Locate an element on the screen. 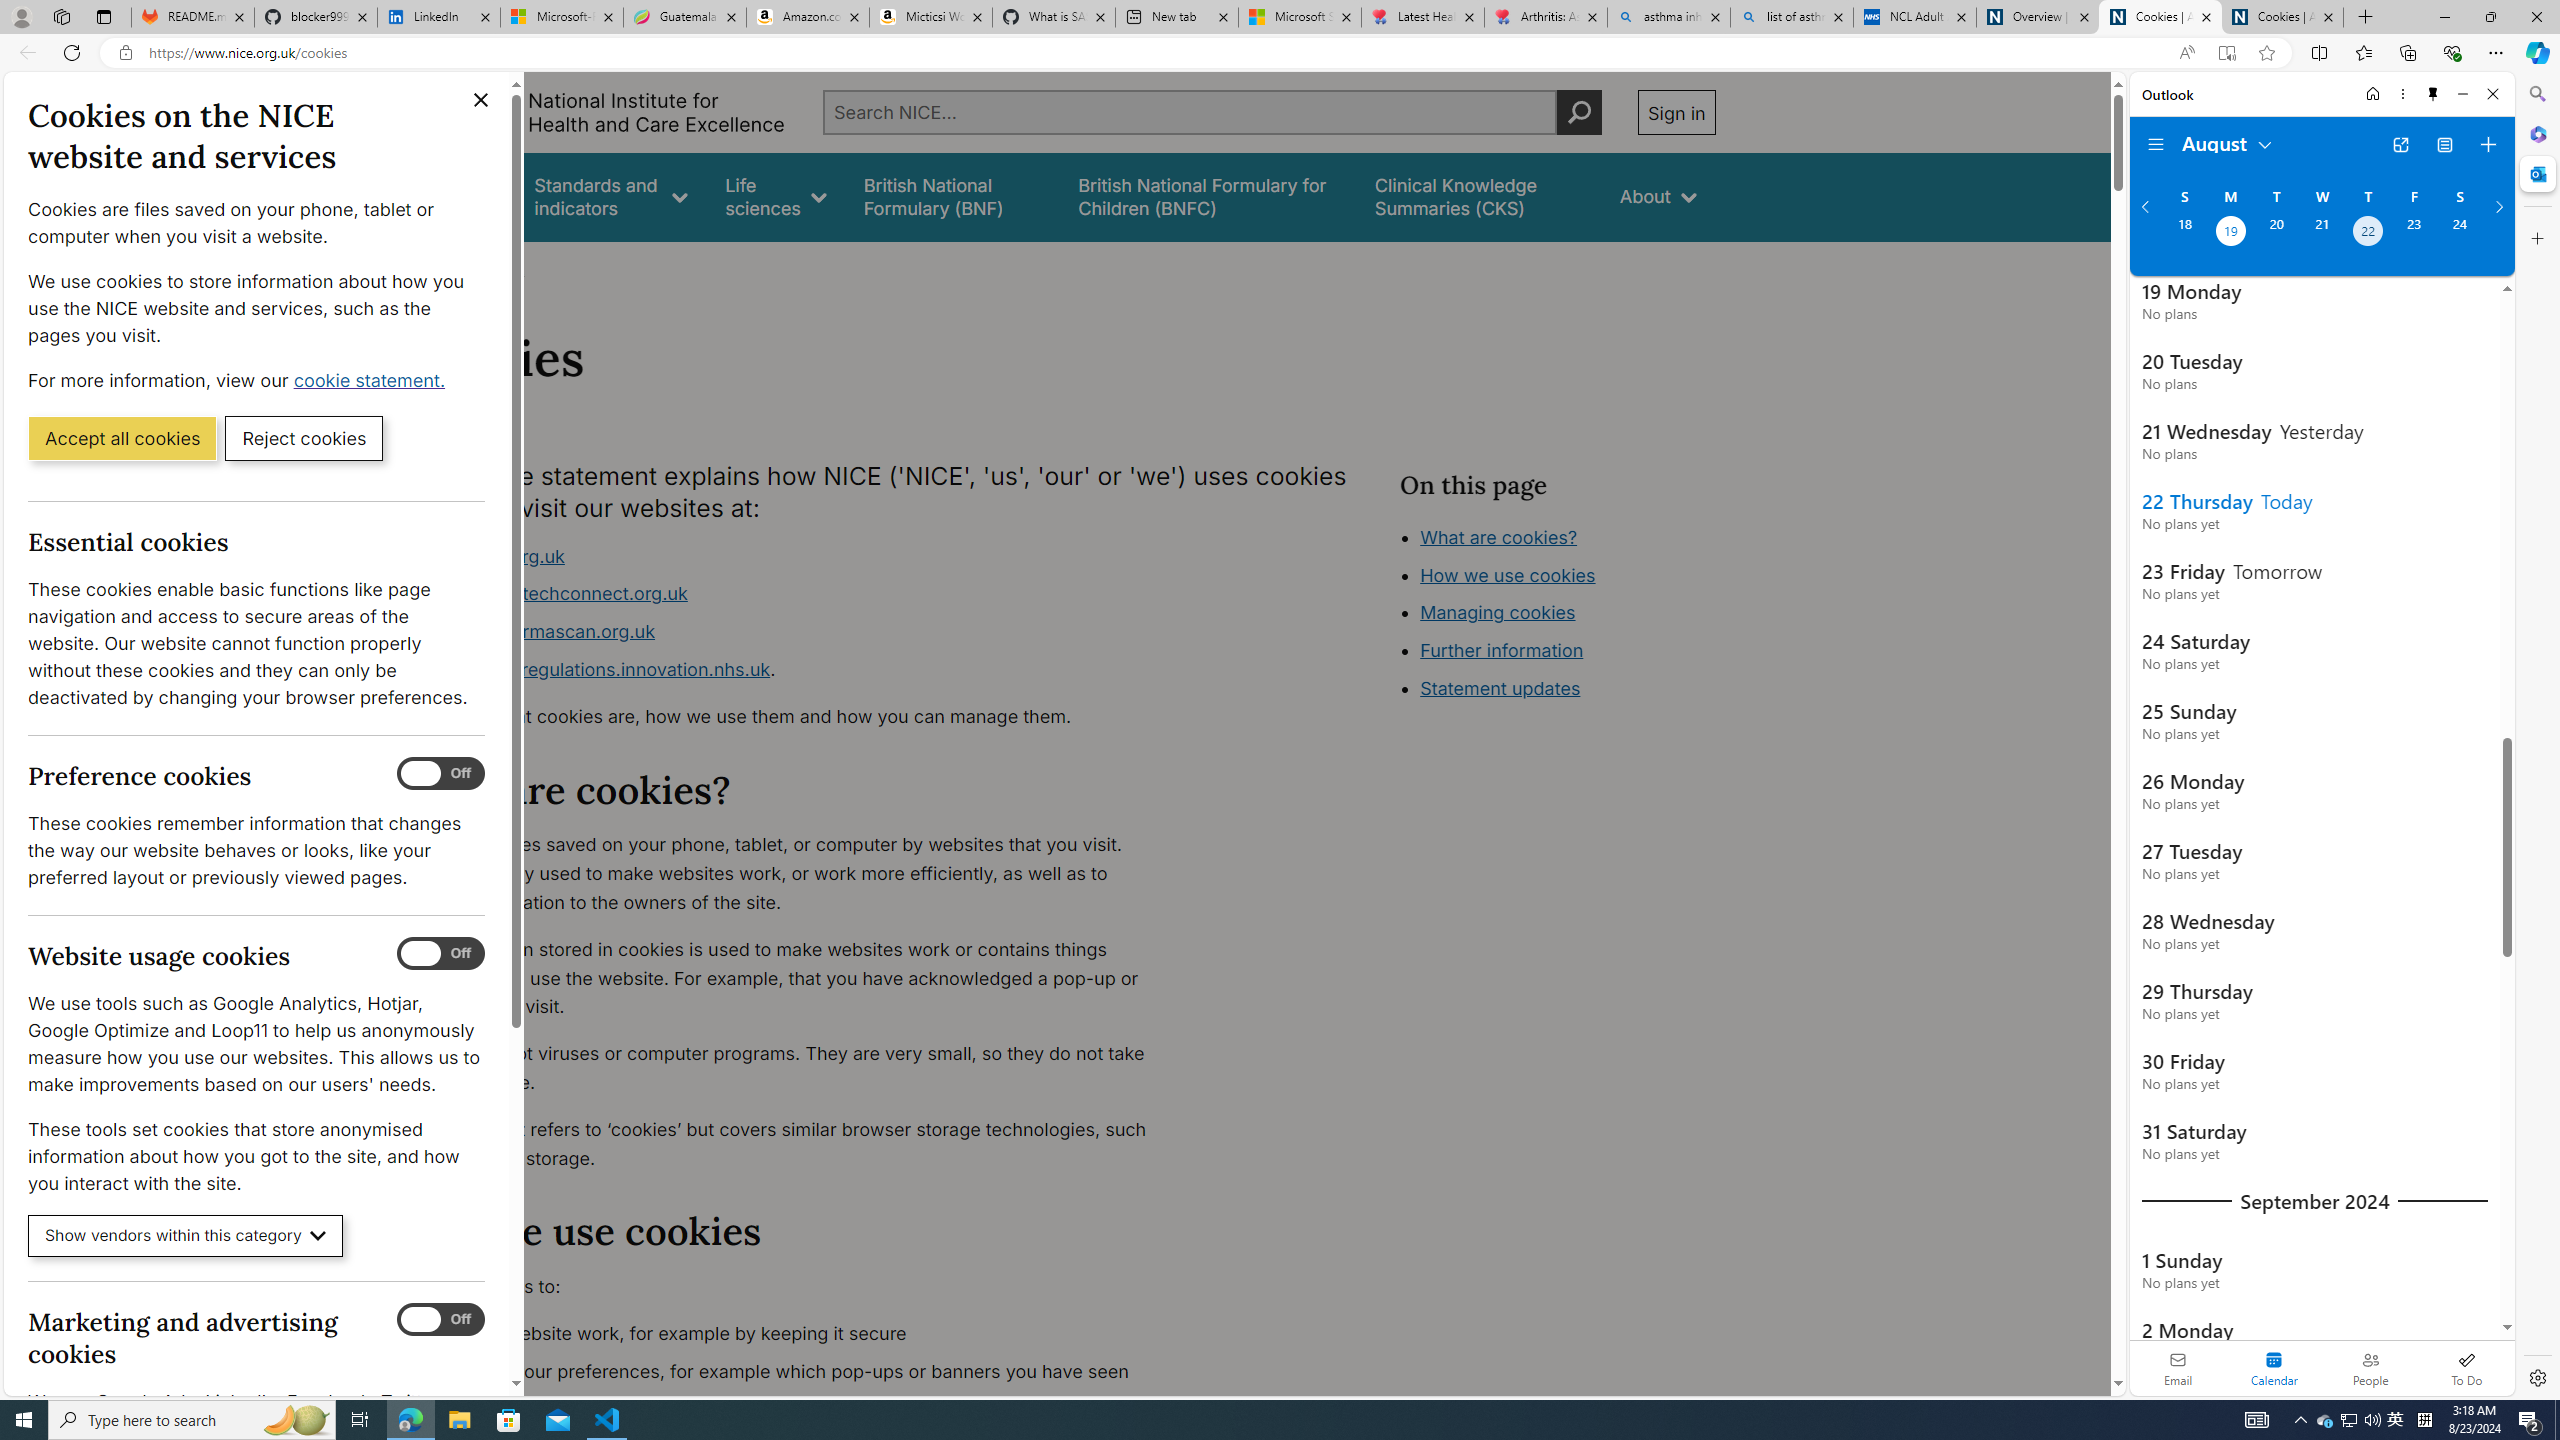 This screenshot has height=1440, width=2560. 'How we use cookies' is located at coordinates (1507, 574).